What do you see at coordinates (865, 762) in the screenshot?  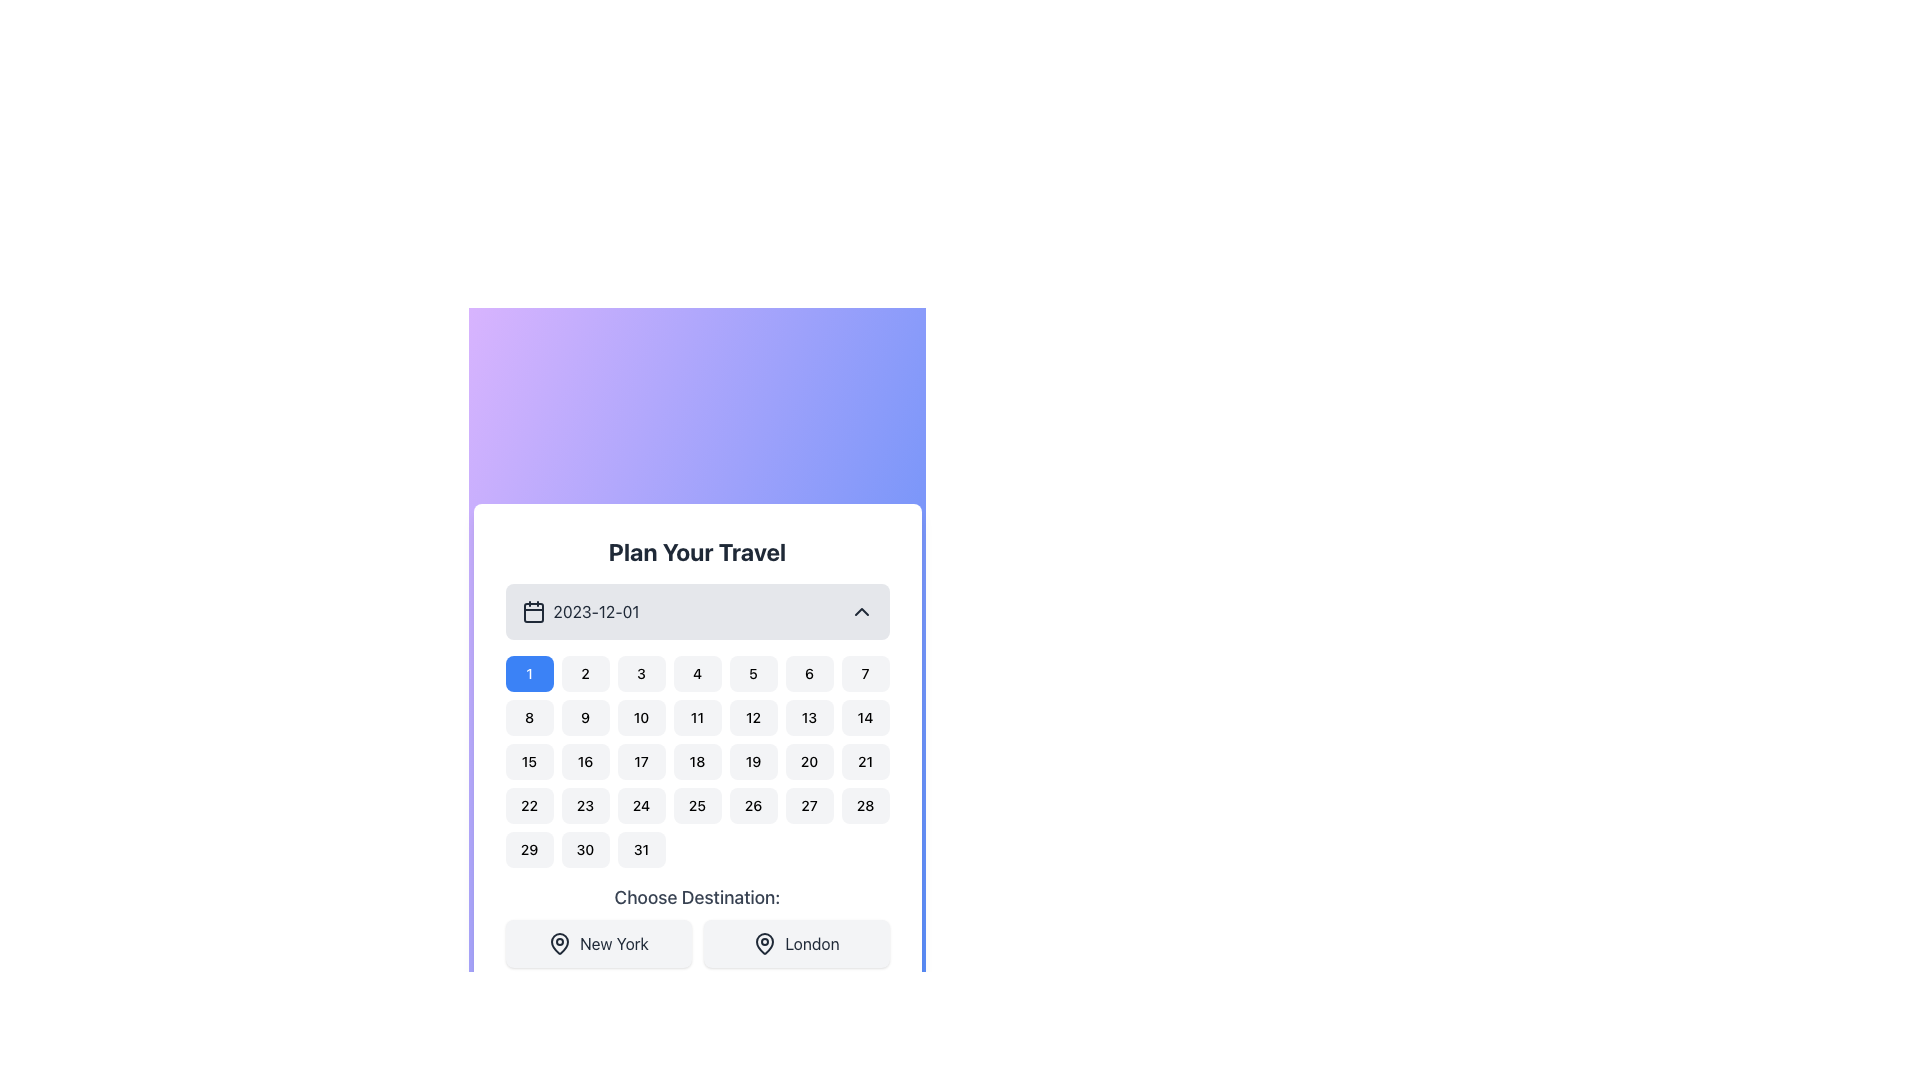 I see `the selectable date button representing '21' in the calendar component located in the third row and seventh column of the grid under the title 'Plan Your Travel'` at bounding box center [865, 762].